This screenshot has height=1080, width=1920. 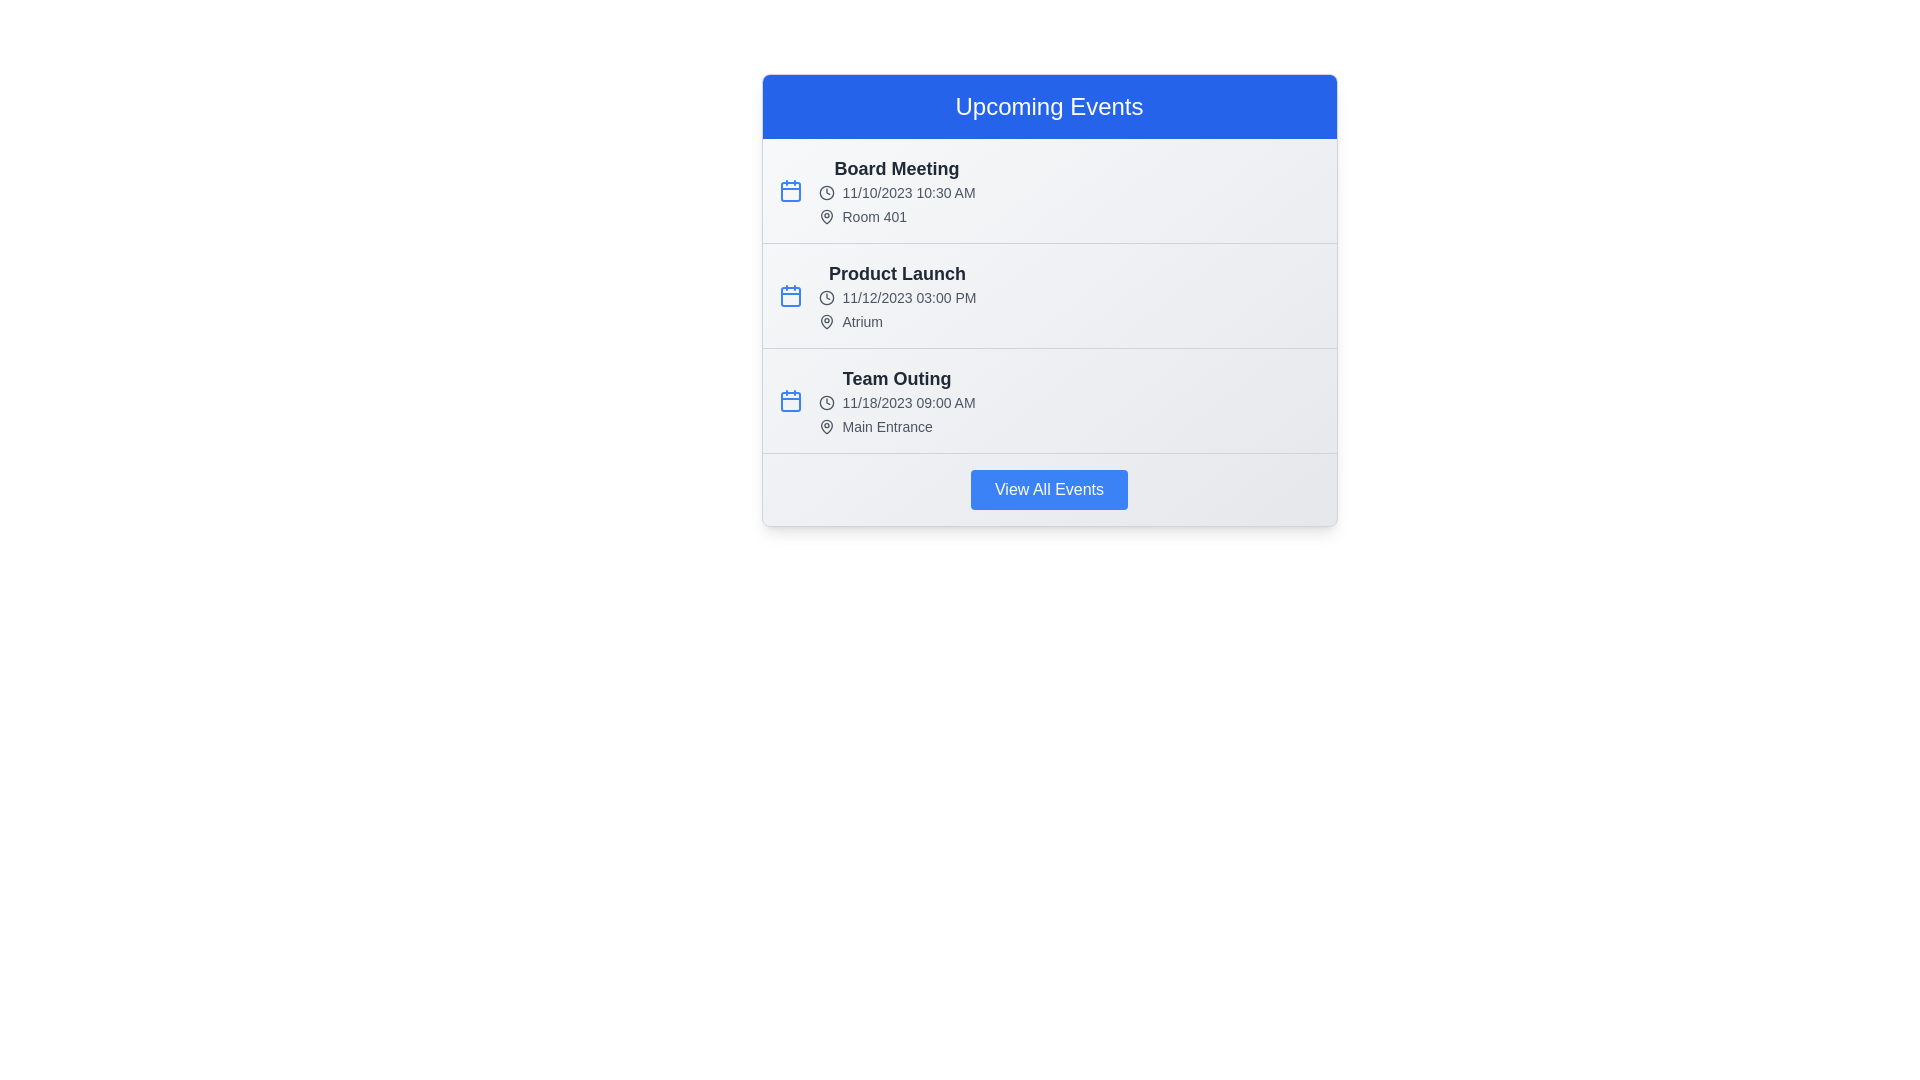 What do you see at coordinates (826, 320) in the screenshot?
I see `the pin icon that represents the location of the 'Atrium' for the 'Product Launch' event, which is located to the left of the text 'Atrium'` at bounding box center [826, 320].